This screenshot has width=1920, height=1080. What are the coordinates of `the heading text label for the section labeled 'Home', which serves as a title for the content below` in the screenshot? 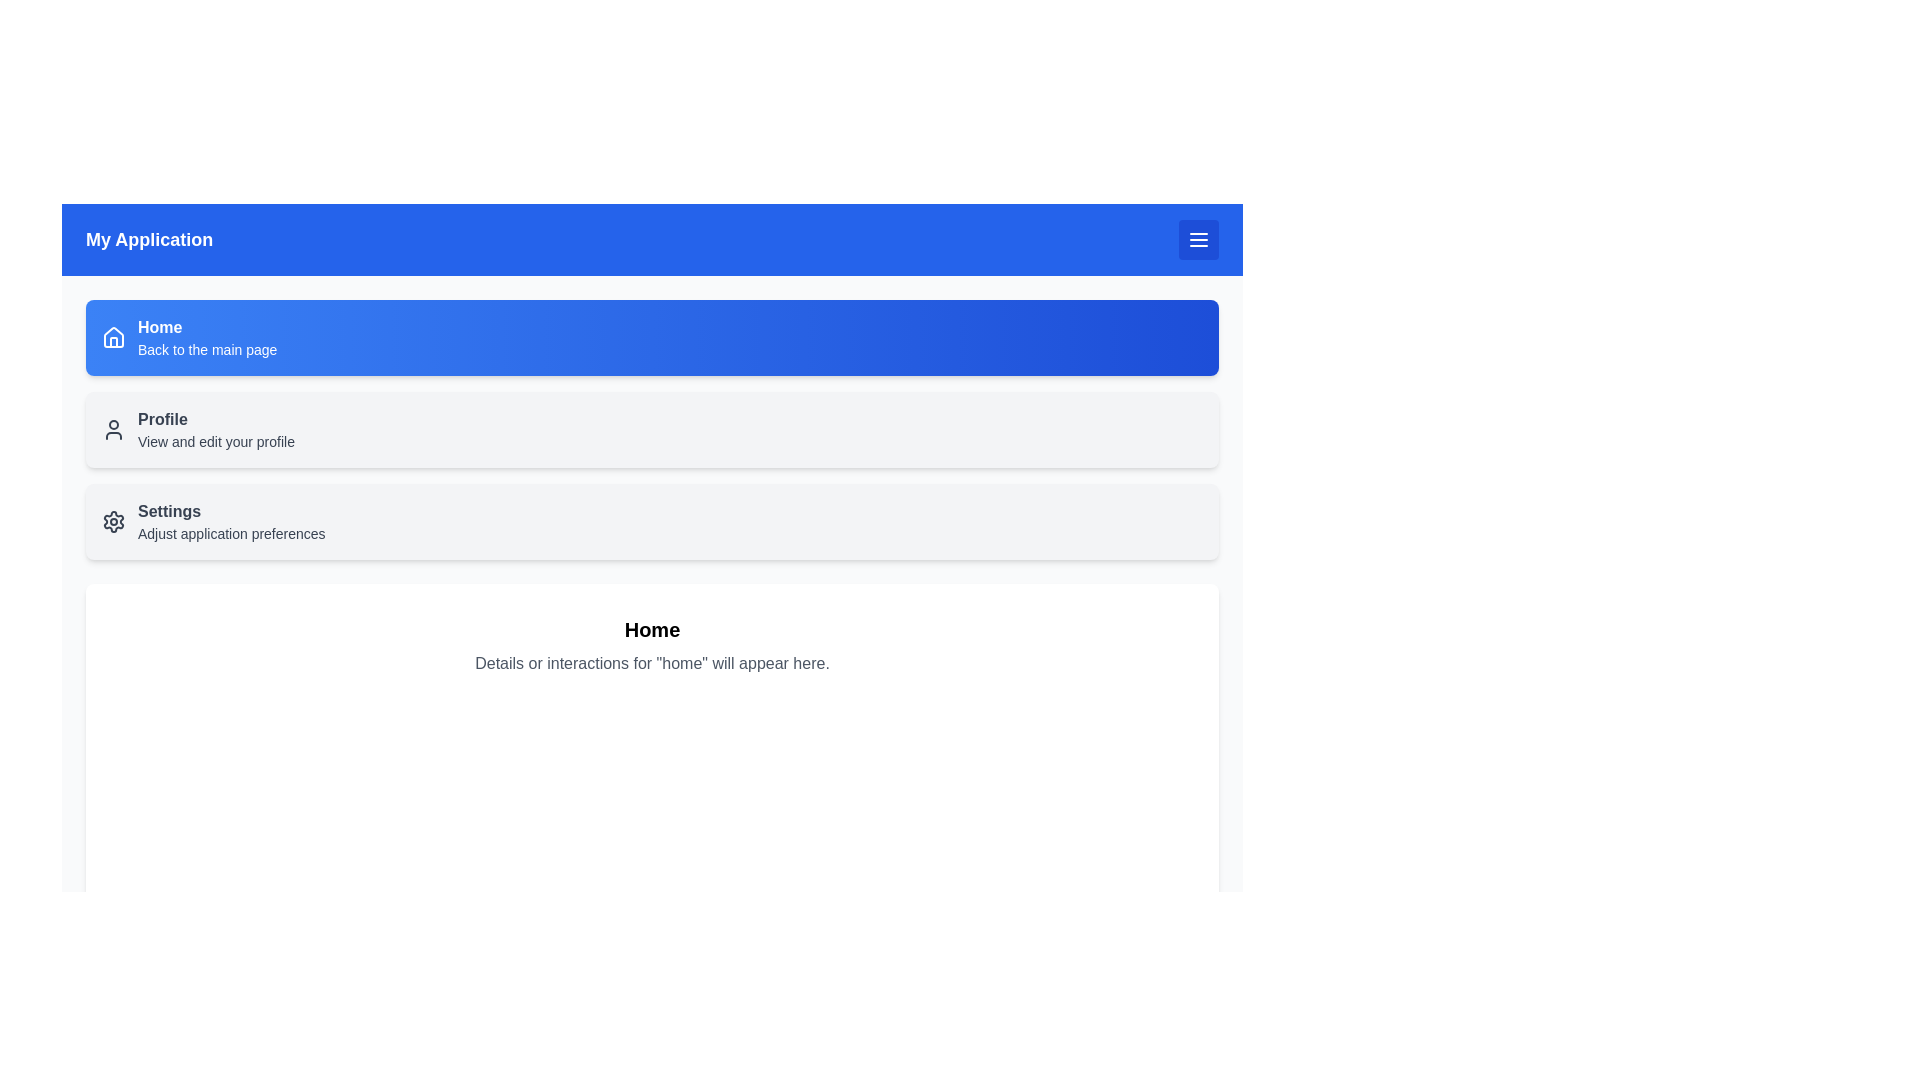 It's located at (652, 628).